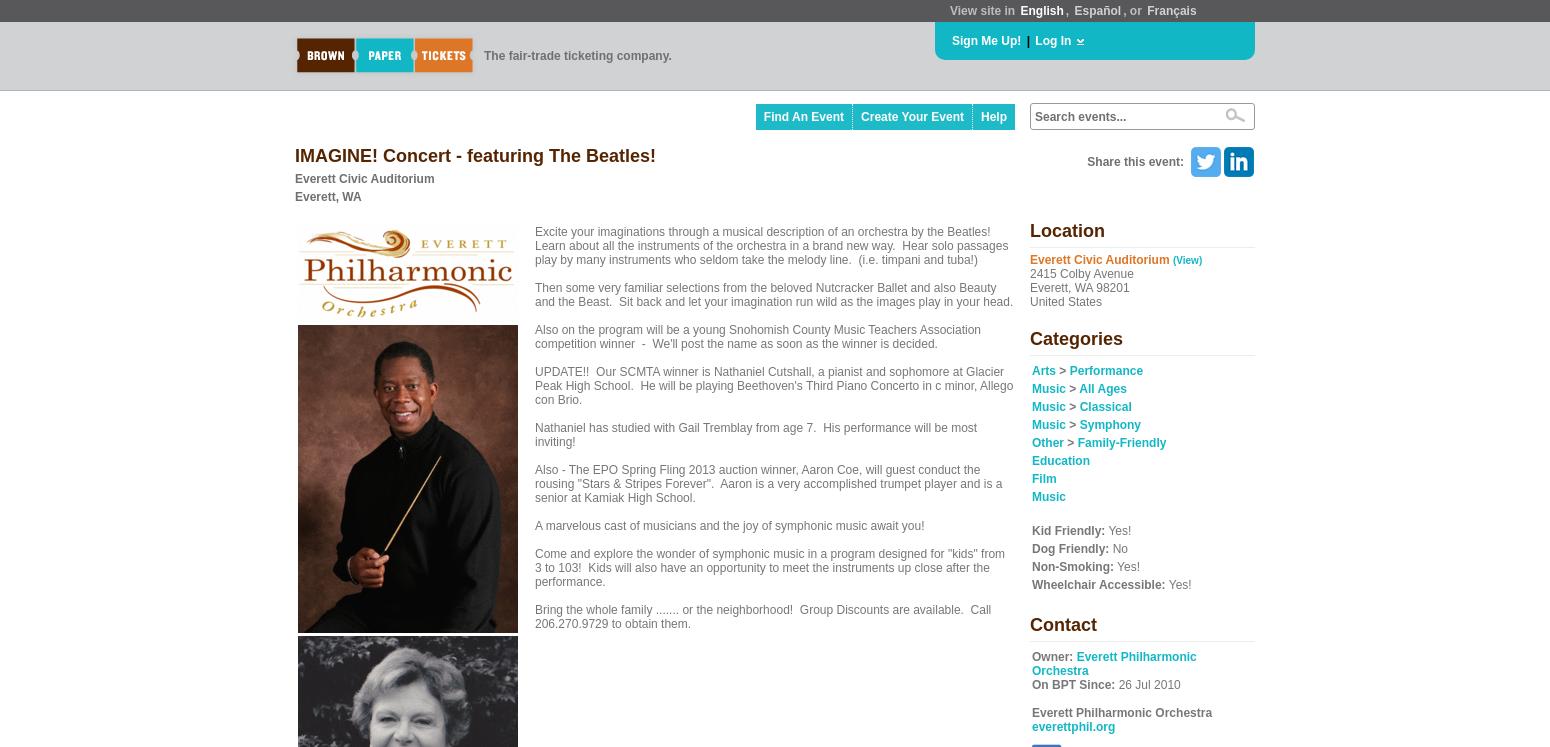 This screenshot has width=1550, height=747. What do you see at coordinates (1081, 273) in the screenshot?
I see `'2415 Colby Avenue'` at bounding box center [1081, 273].